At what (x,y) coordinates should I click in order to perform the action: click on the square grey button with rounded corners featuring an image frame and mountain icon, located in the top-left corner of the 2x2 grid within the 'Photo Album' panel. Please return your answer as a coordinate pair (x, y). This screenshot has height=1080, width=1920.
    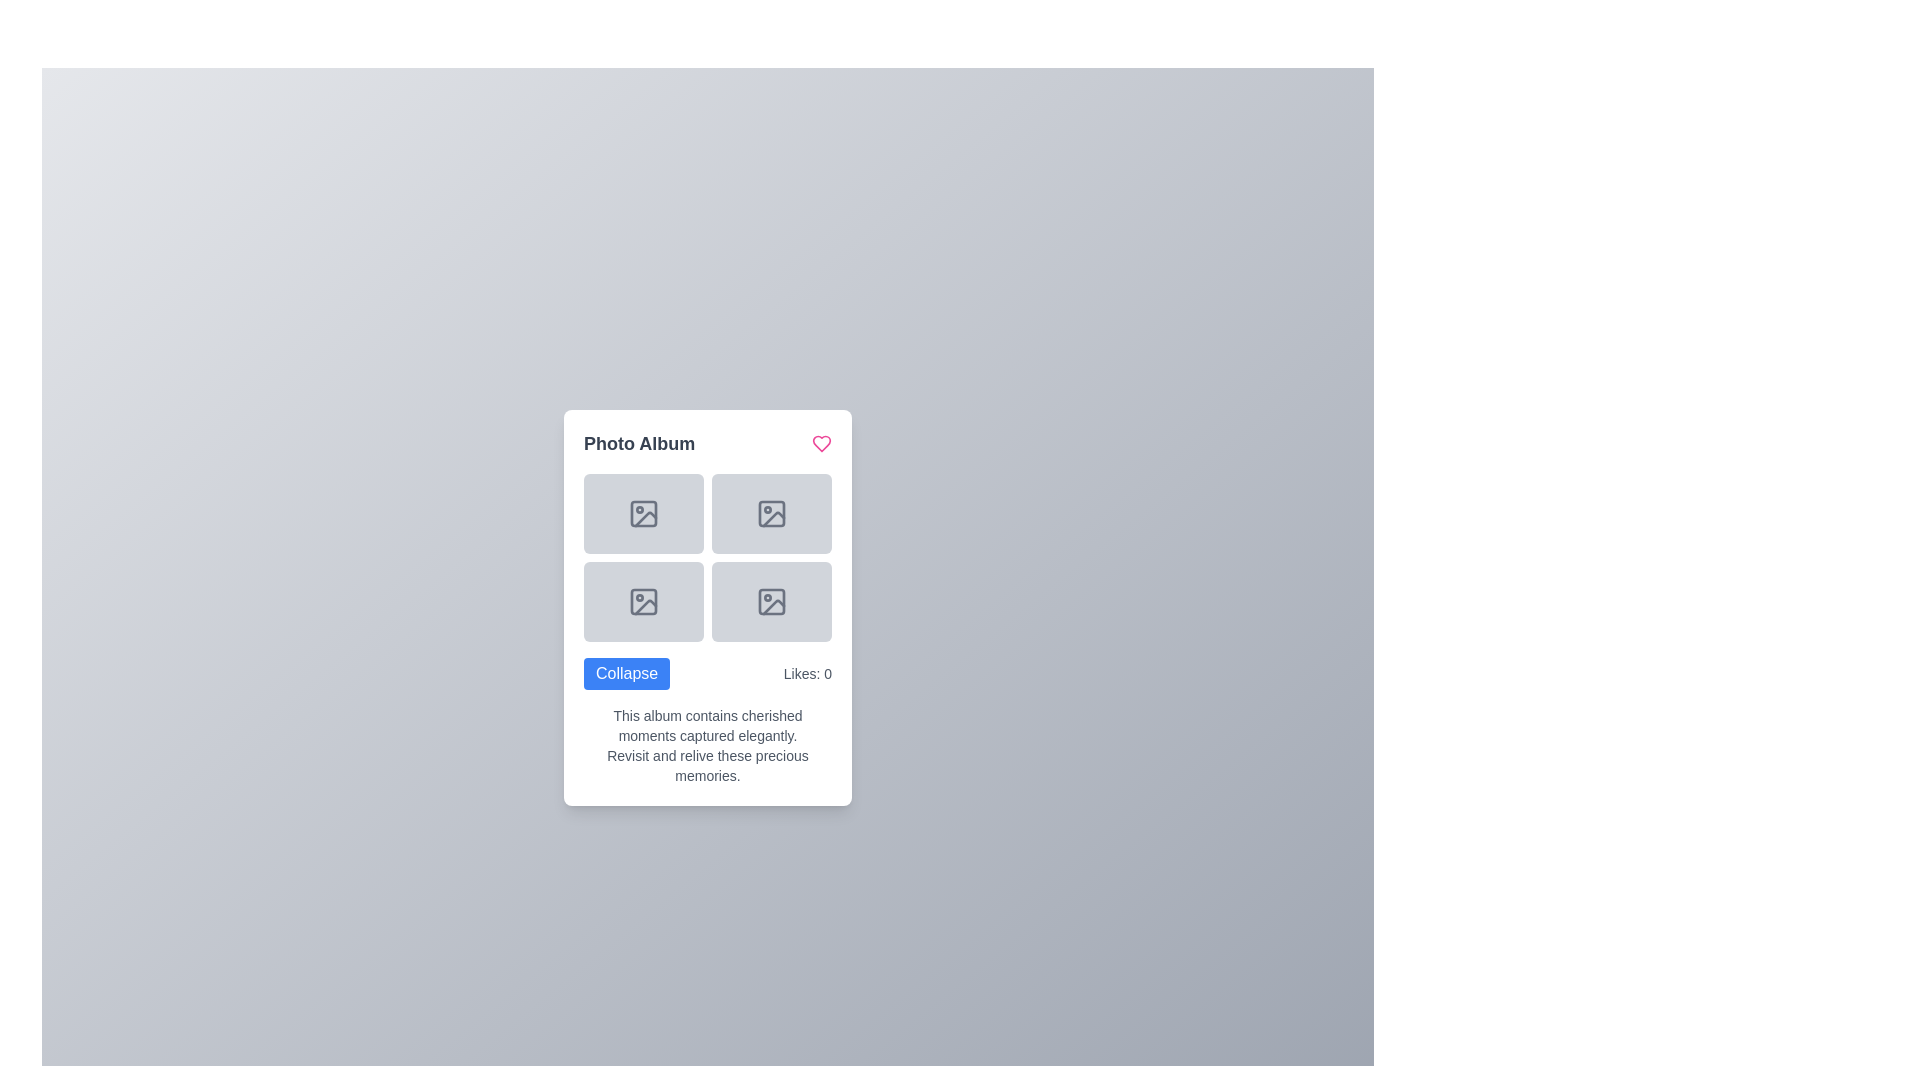
    Looking at the image, I should click on (643, 512).